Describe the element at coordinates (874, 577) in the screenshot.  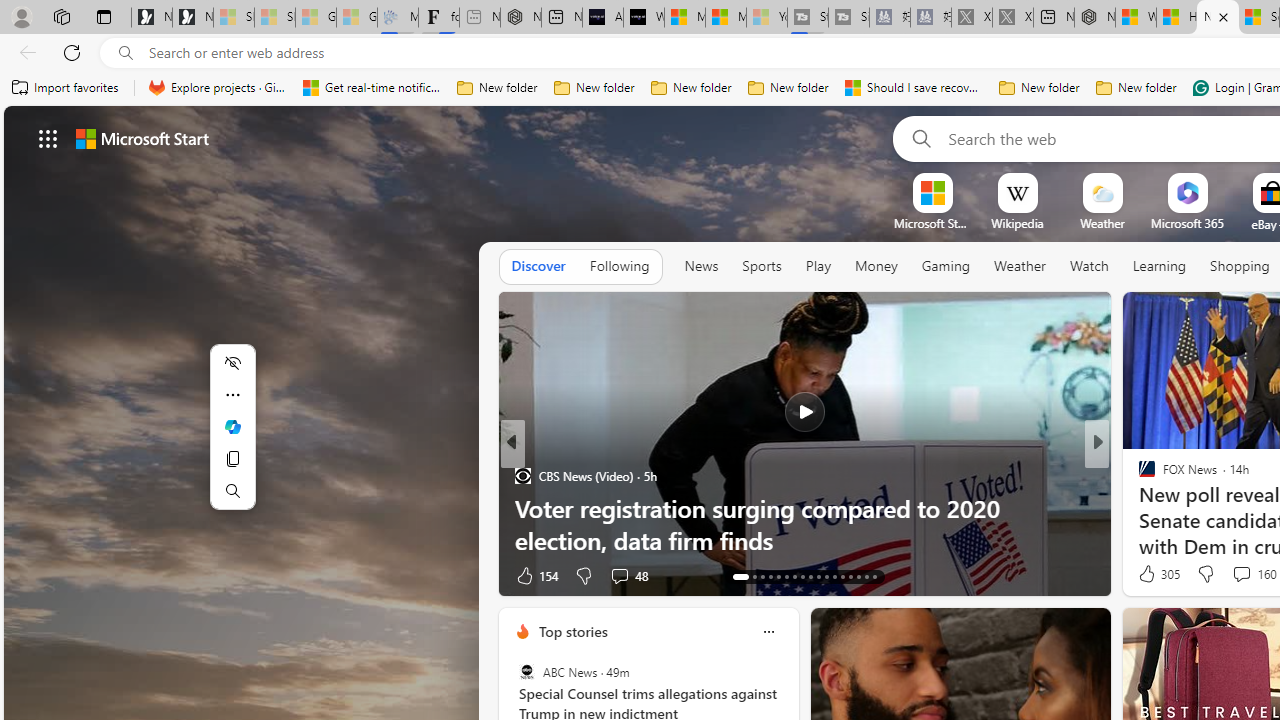
I see `'AutomationID: tab-43'` at that location.